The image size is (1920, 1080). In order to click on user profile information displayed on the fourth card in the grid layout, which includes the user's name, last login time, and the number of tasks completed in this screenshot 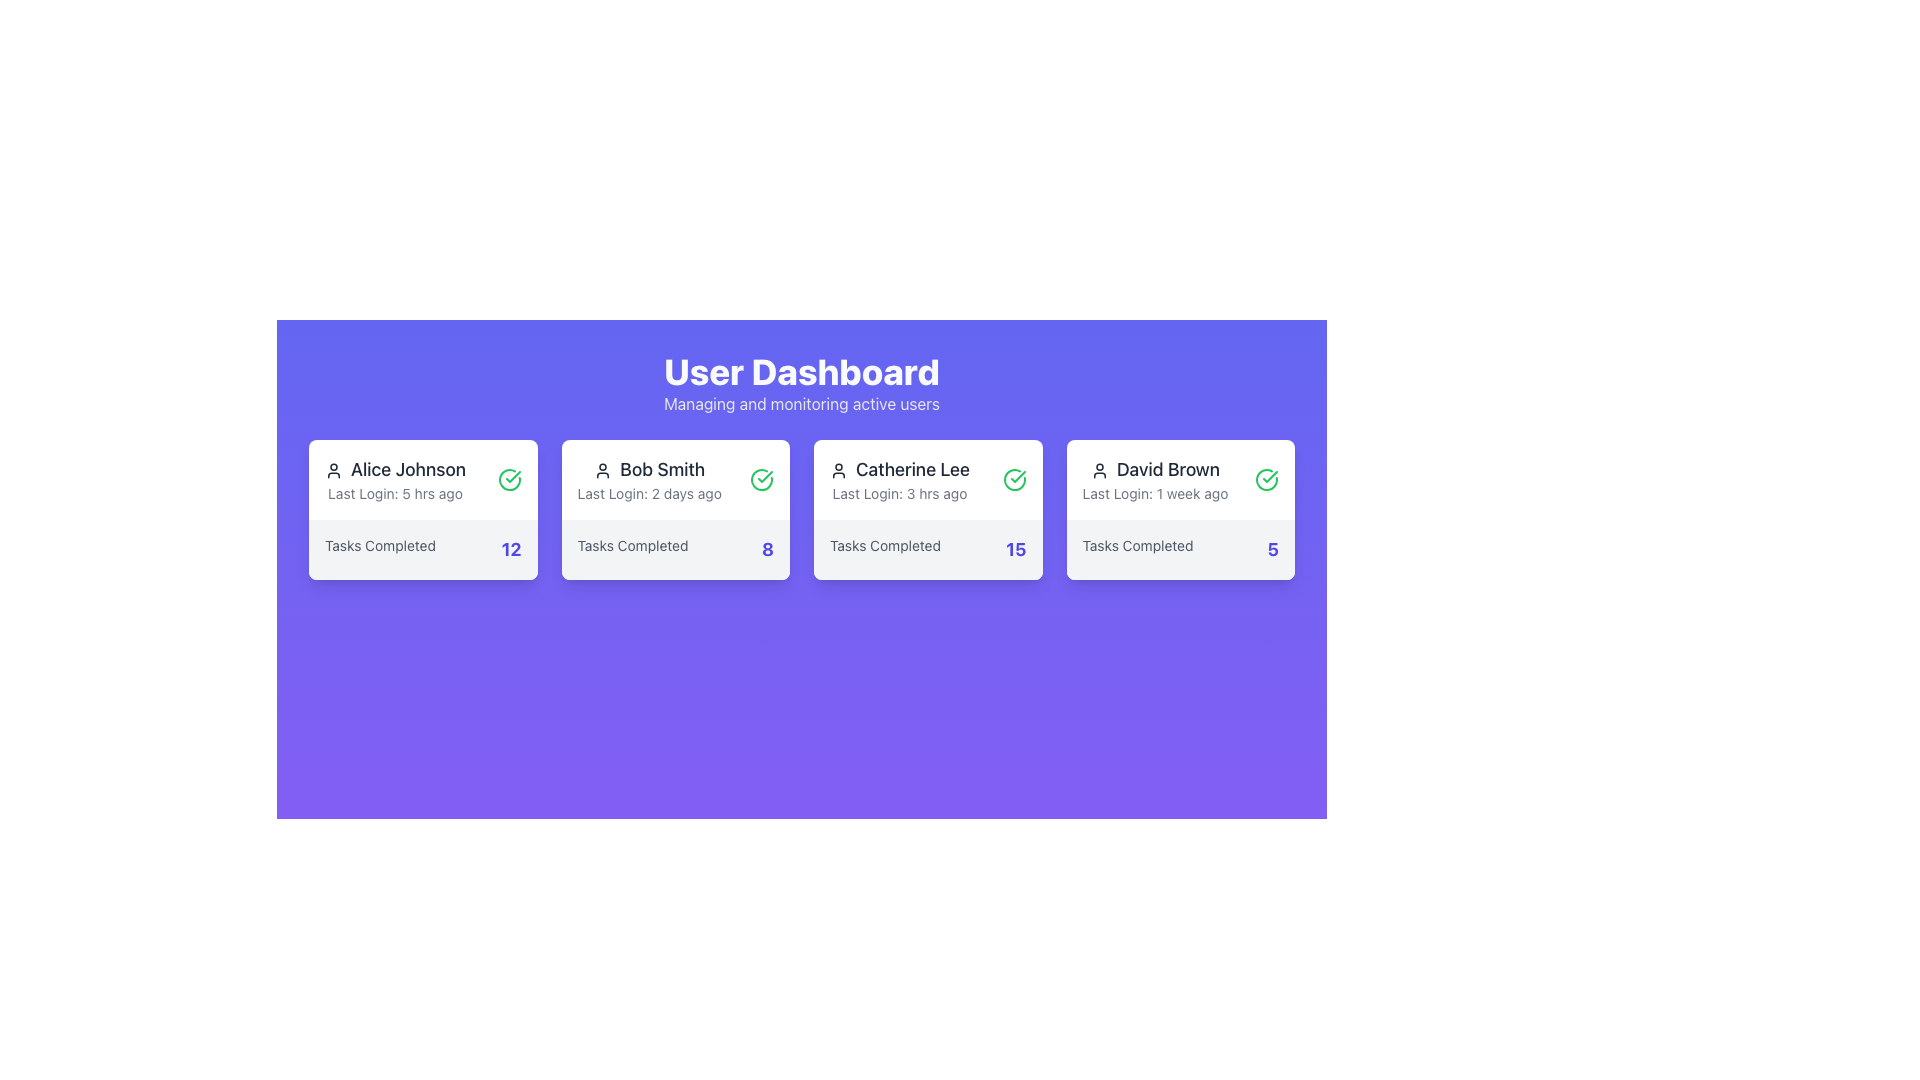, I will do `click(1180, 508)`.